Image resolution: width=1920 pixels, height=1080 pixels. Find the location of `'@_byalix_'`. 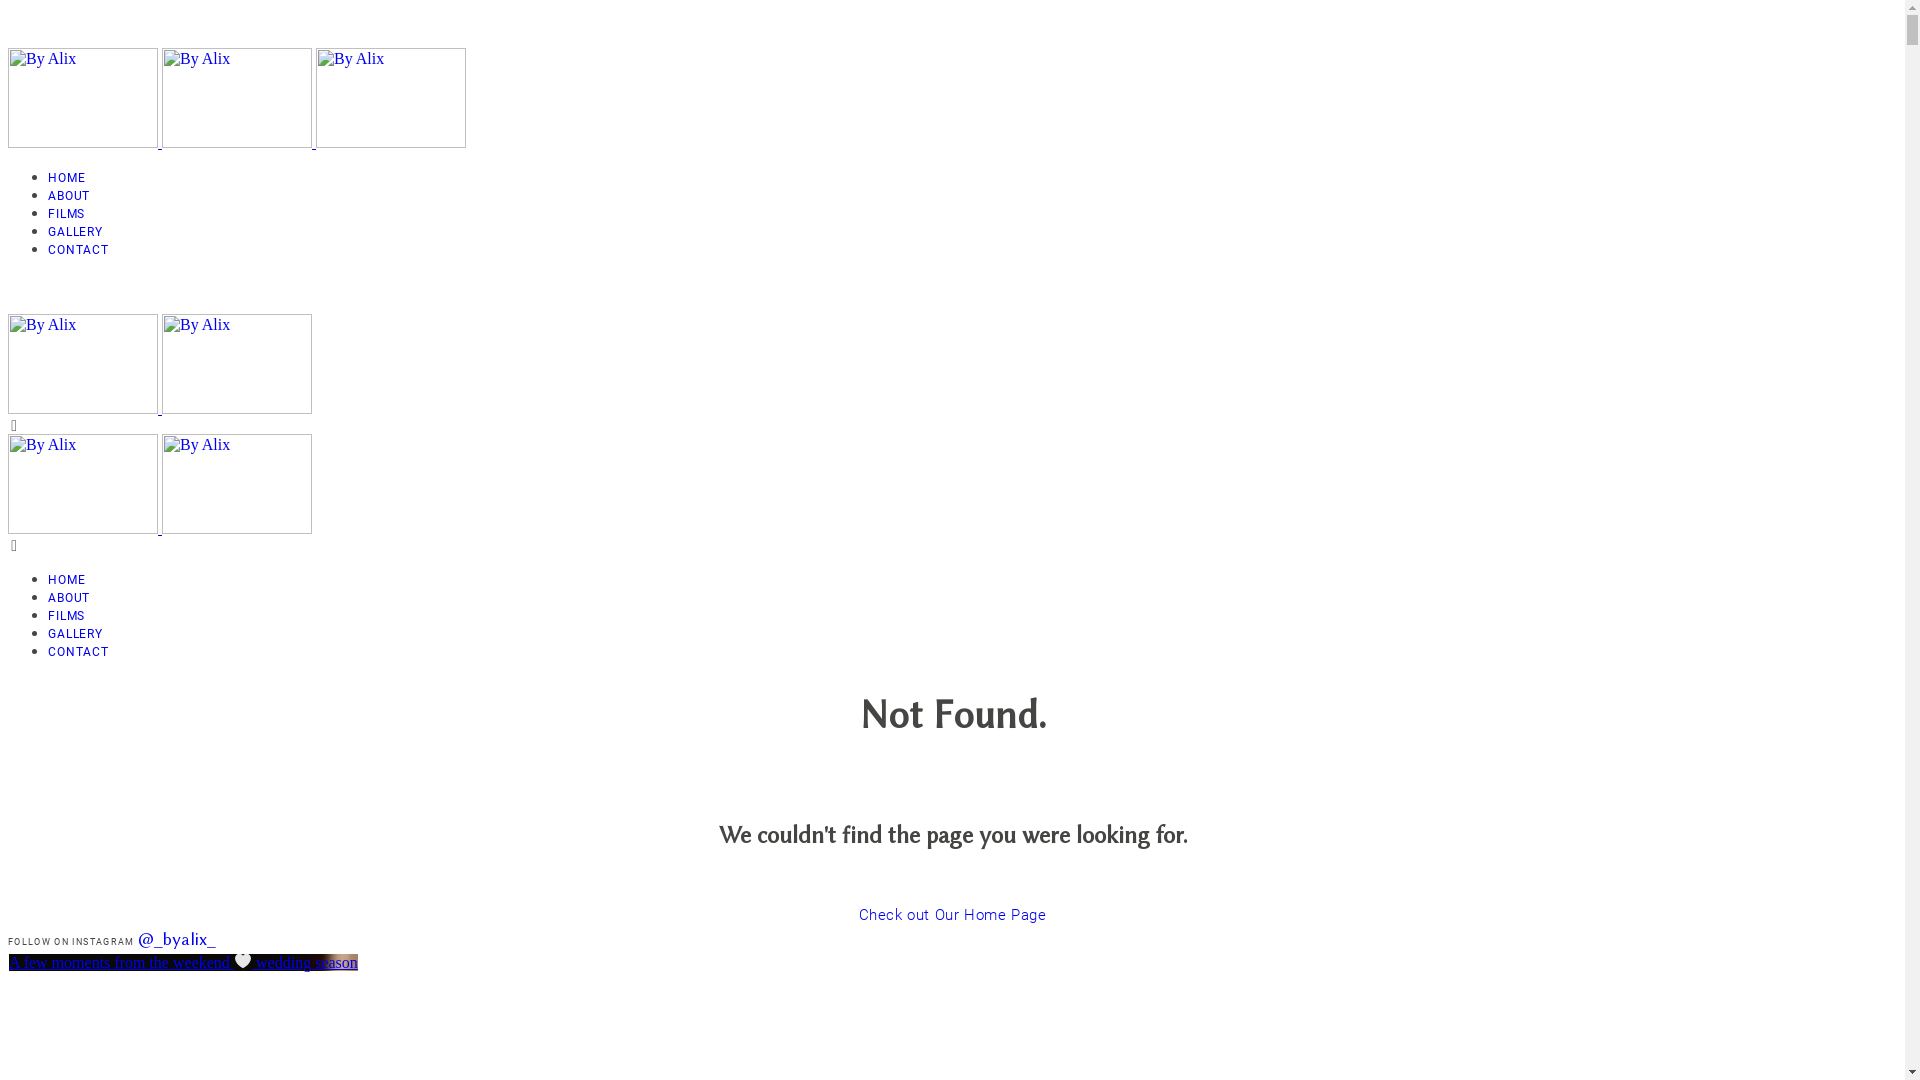

'@_byalix_' is located at coordinates (177, 938).